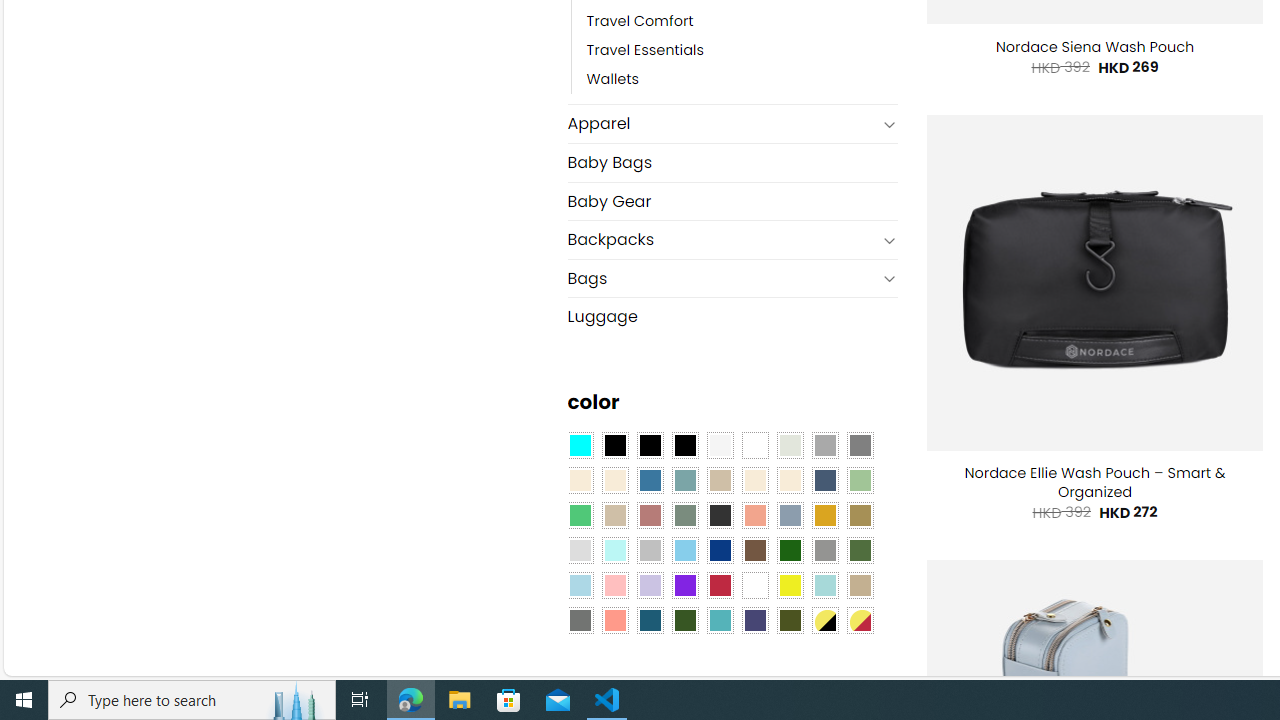 The height and width of the screenshot is (720, 1280). What do you see at coordinates (720, 618) in the screenshot?
I see `'Teal'` at bounding box center [720, 618].